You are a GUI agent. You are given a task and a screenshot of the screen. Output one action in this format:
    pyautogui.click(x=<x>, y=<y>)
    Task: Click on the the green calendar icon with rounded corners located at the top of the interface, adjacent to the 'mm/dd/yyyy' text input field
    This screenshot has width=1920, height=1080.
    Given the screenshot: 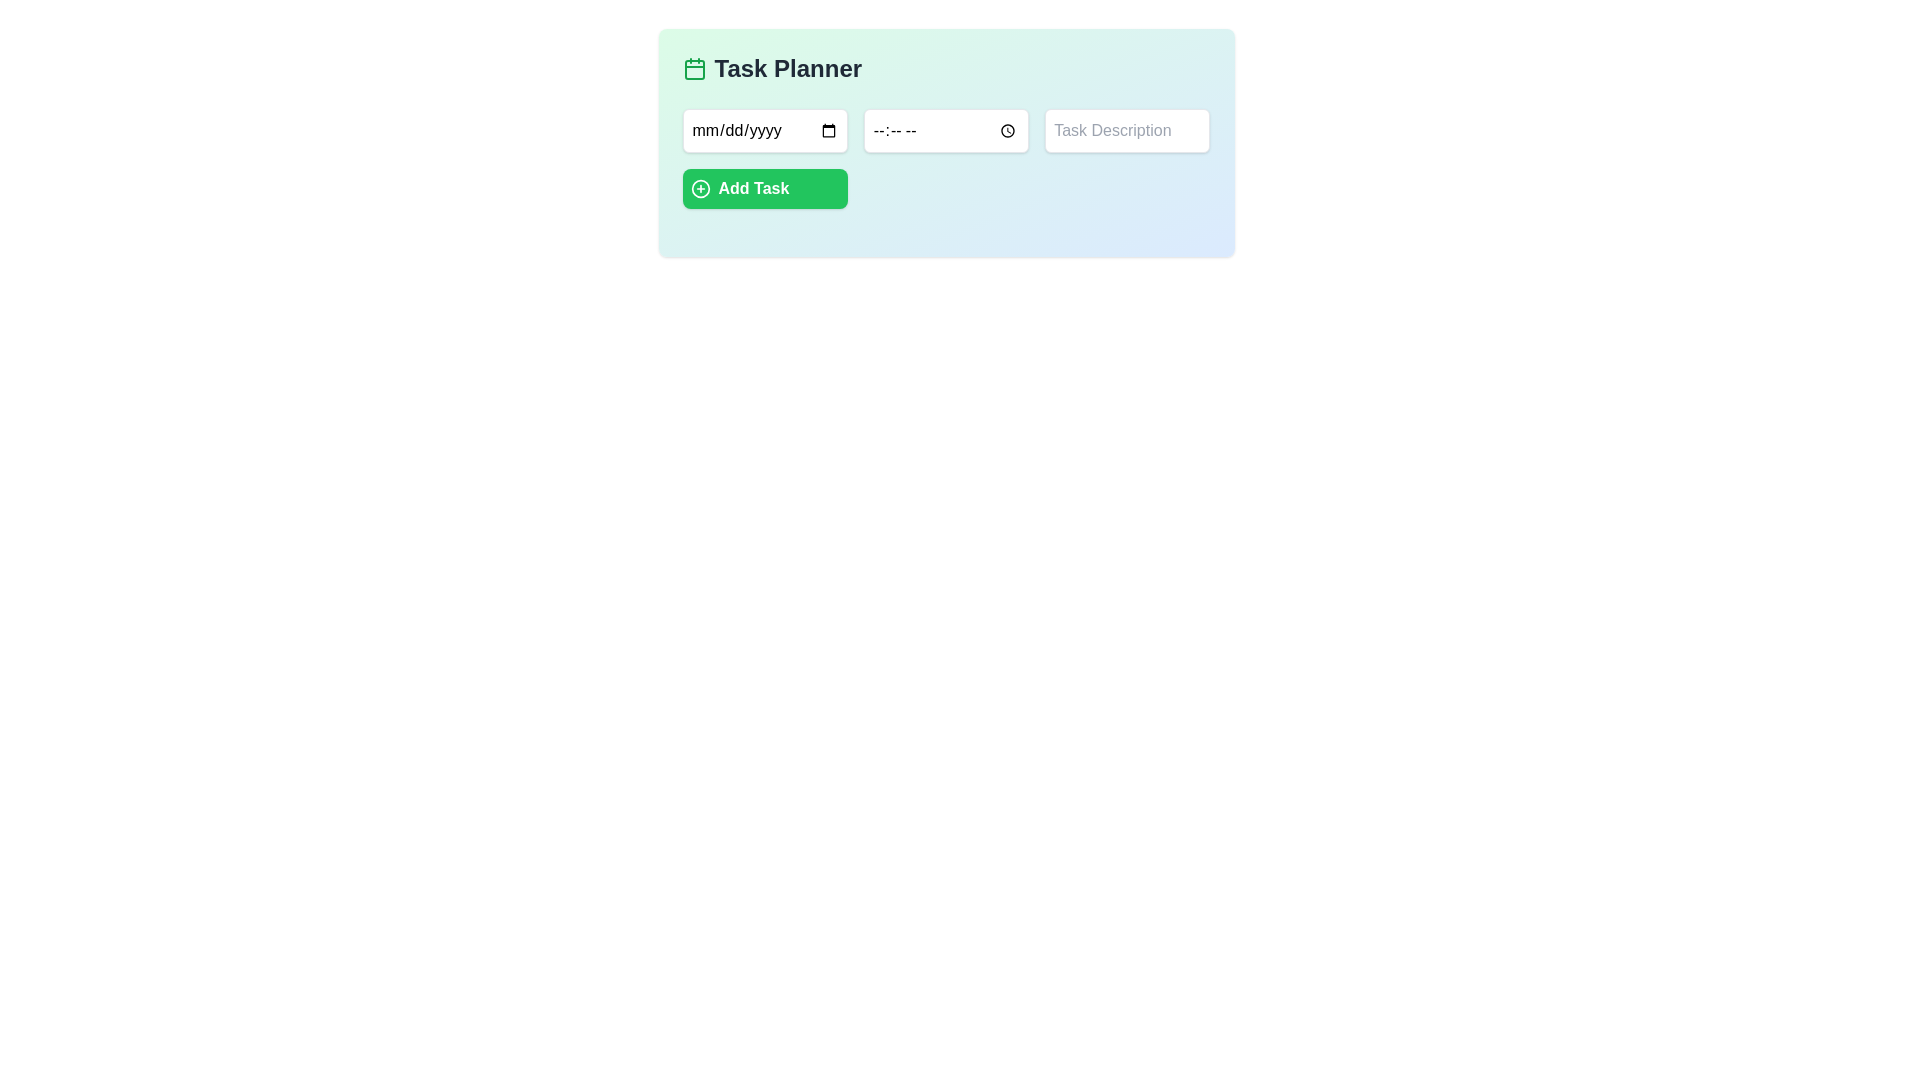 What is the action you would take?
    pyautogui.click(x=694, y=68)
    